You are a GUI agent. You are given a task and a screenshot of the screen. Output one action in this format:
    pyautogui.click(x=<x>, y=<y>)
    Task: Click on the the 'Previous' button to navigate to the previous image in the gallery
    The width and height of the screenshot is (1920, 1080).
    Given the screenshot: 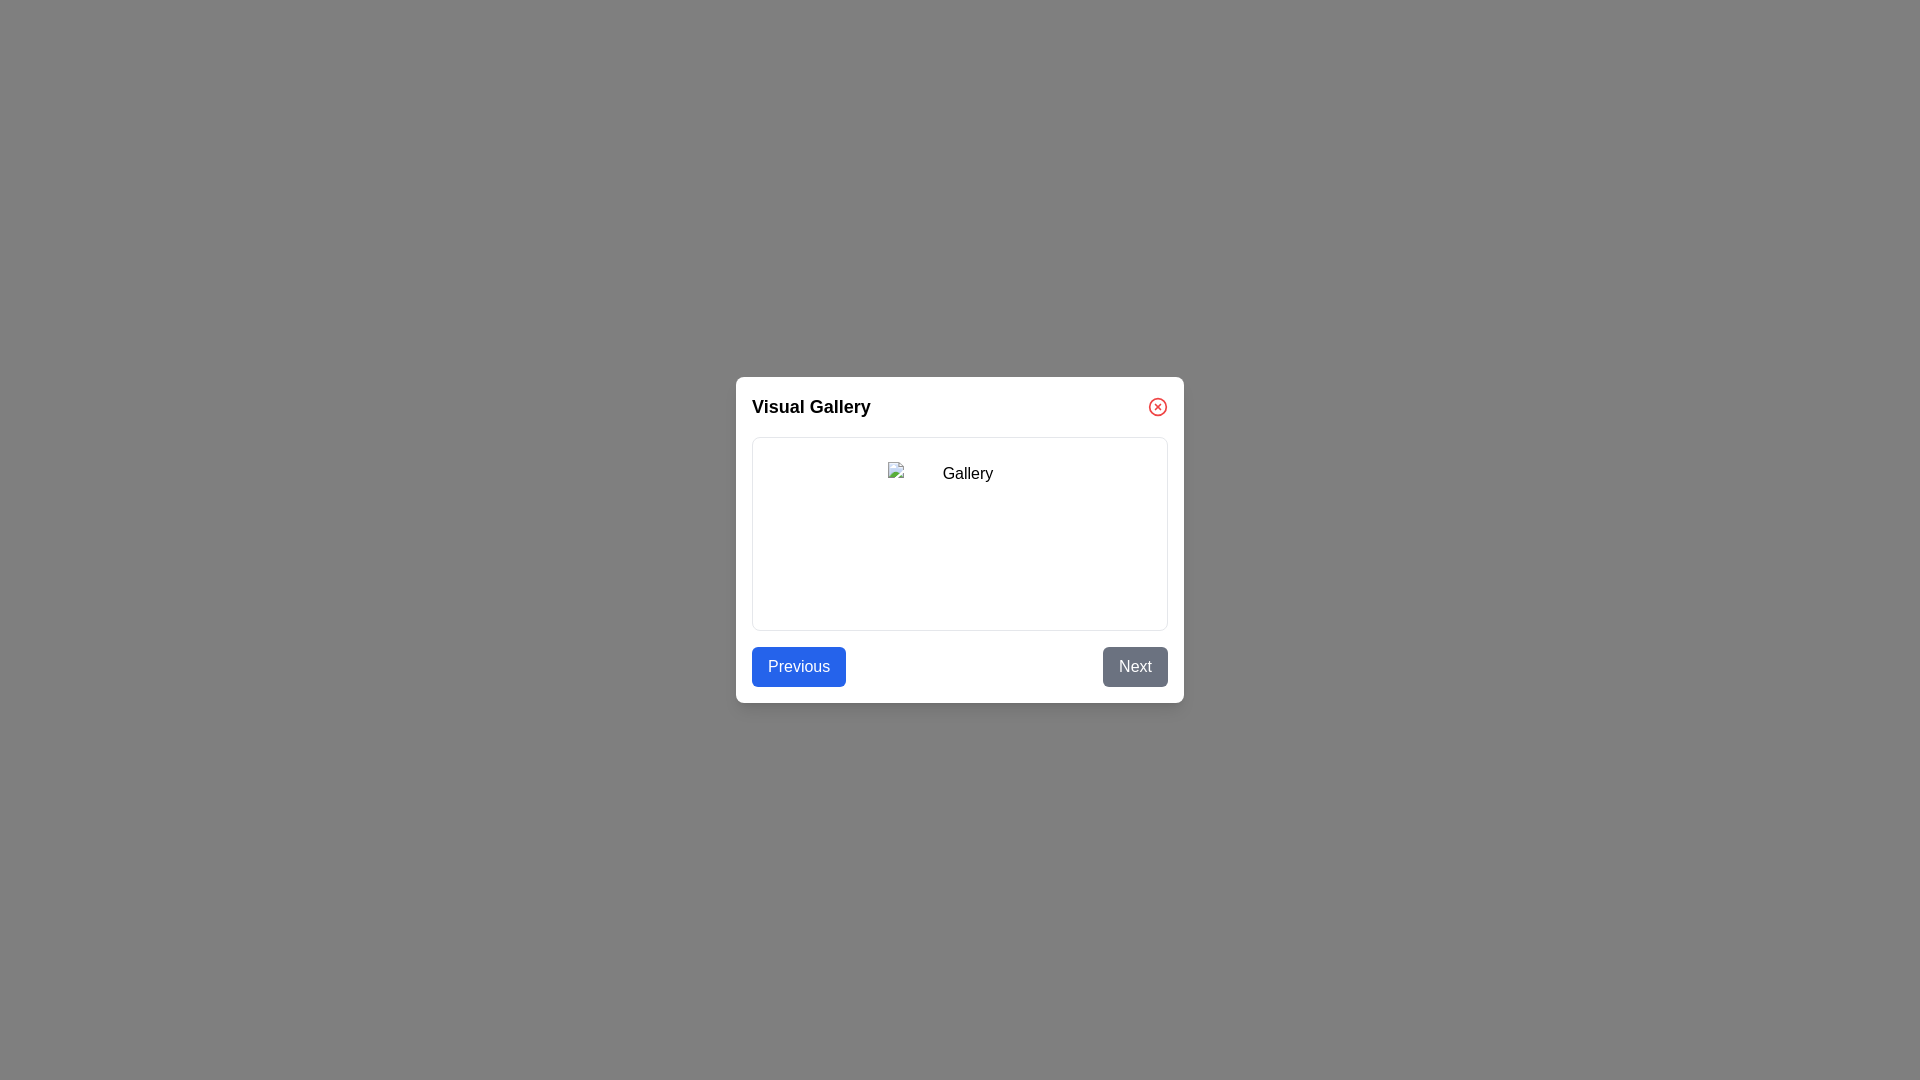 What is the action you would take?
    pyautogui.click(x=798, y=667)
    